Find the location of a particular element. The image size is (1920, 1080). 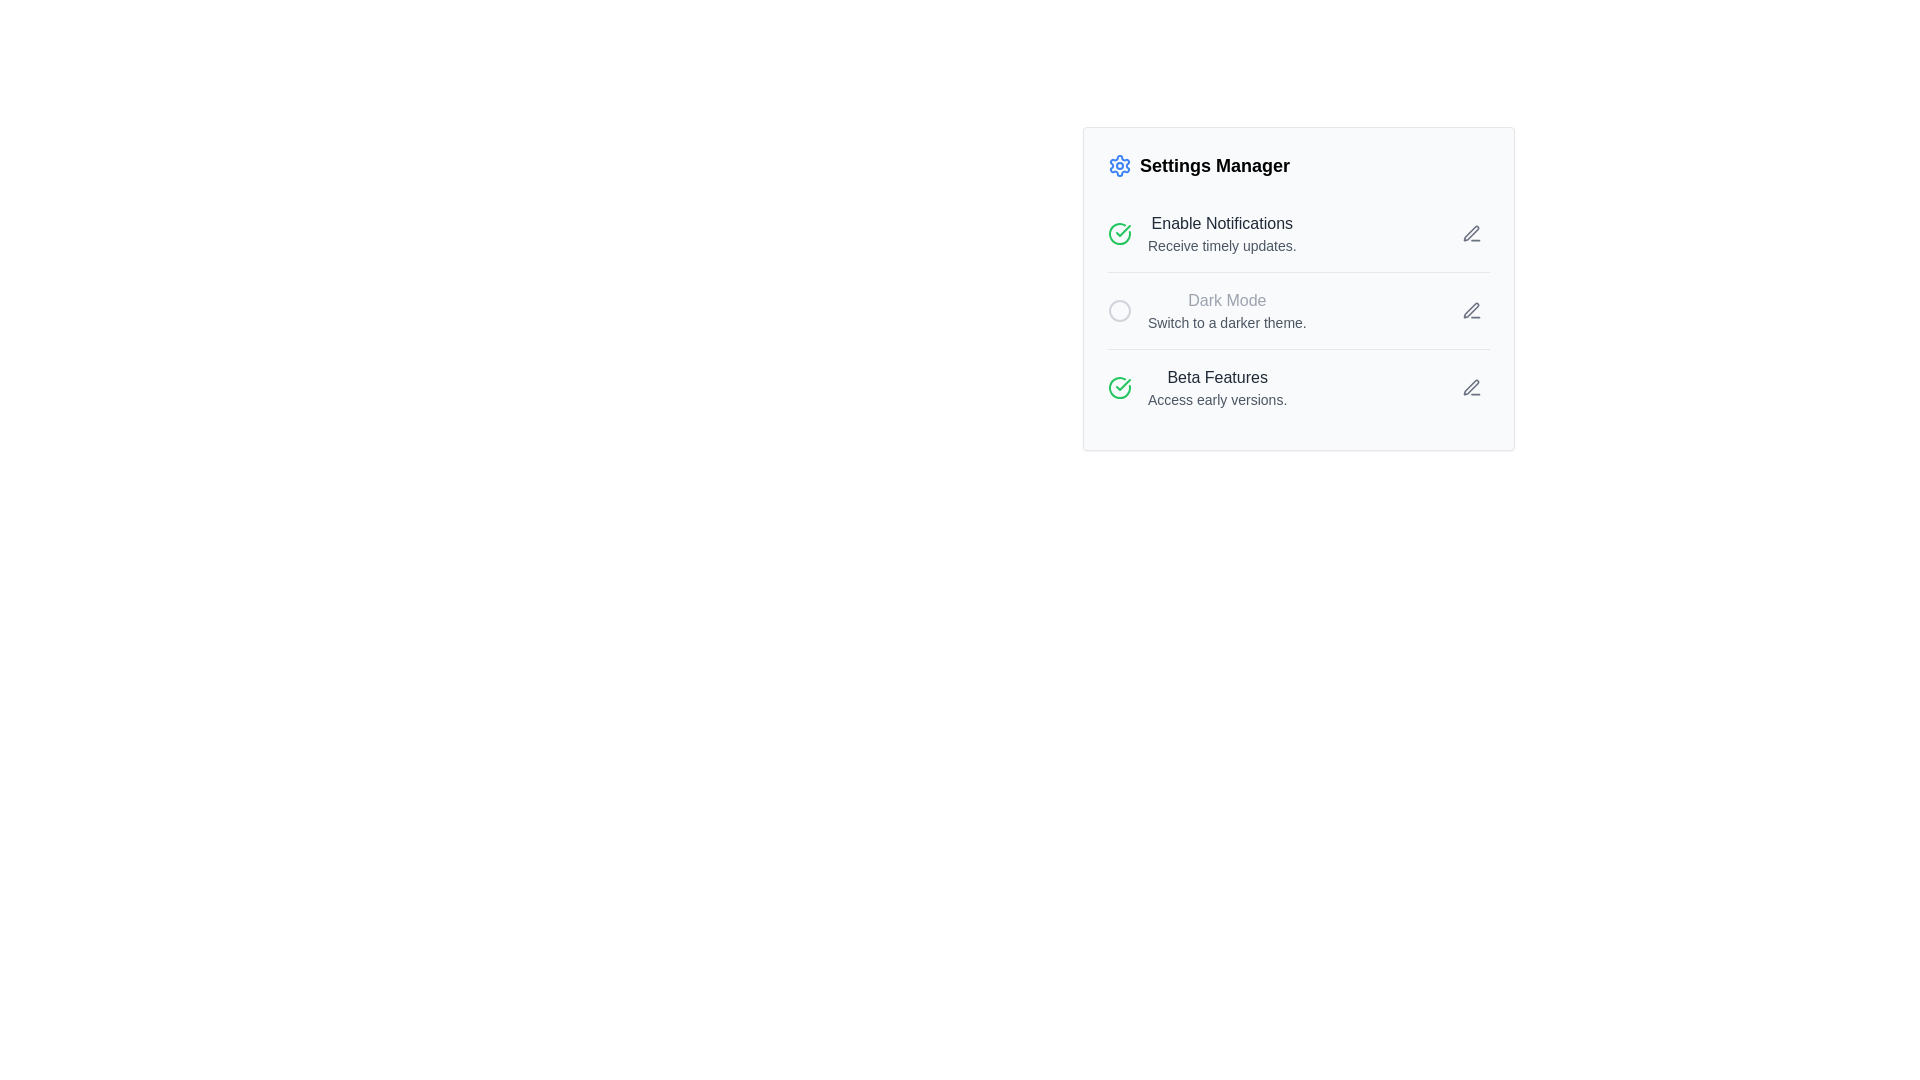

the explanatory text label for the 'Dark Mode' setting located directly beneath the 'Dark Mode' title in the settings panel is located at coordinates (1226, 322).